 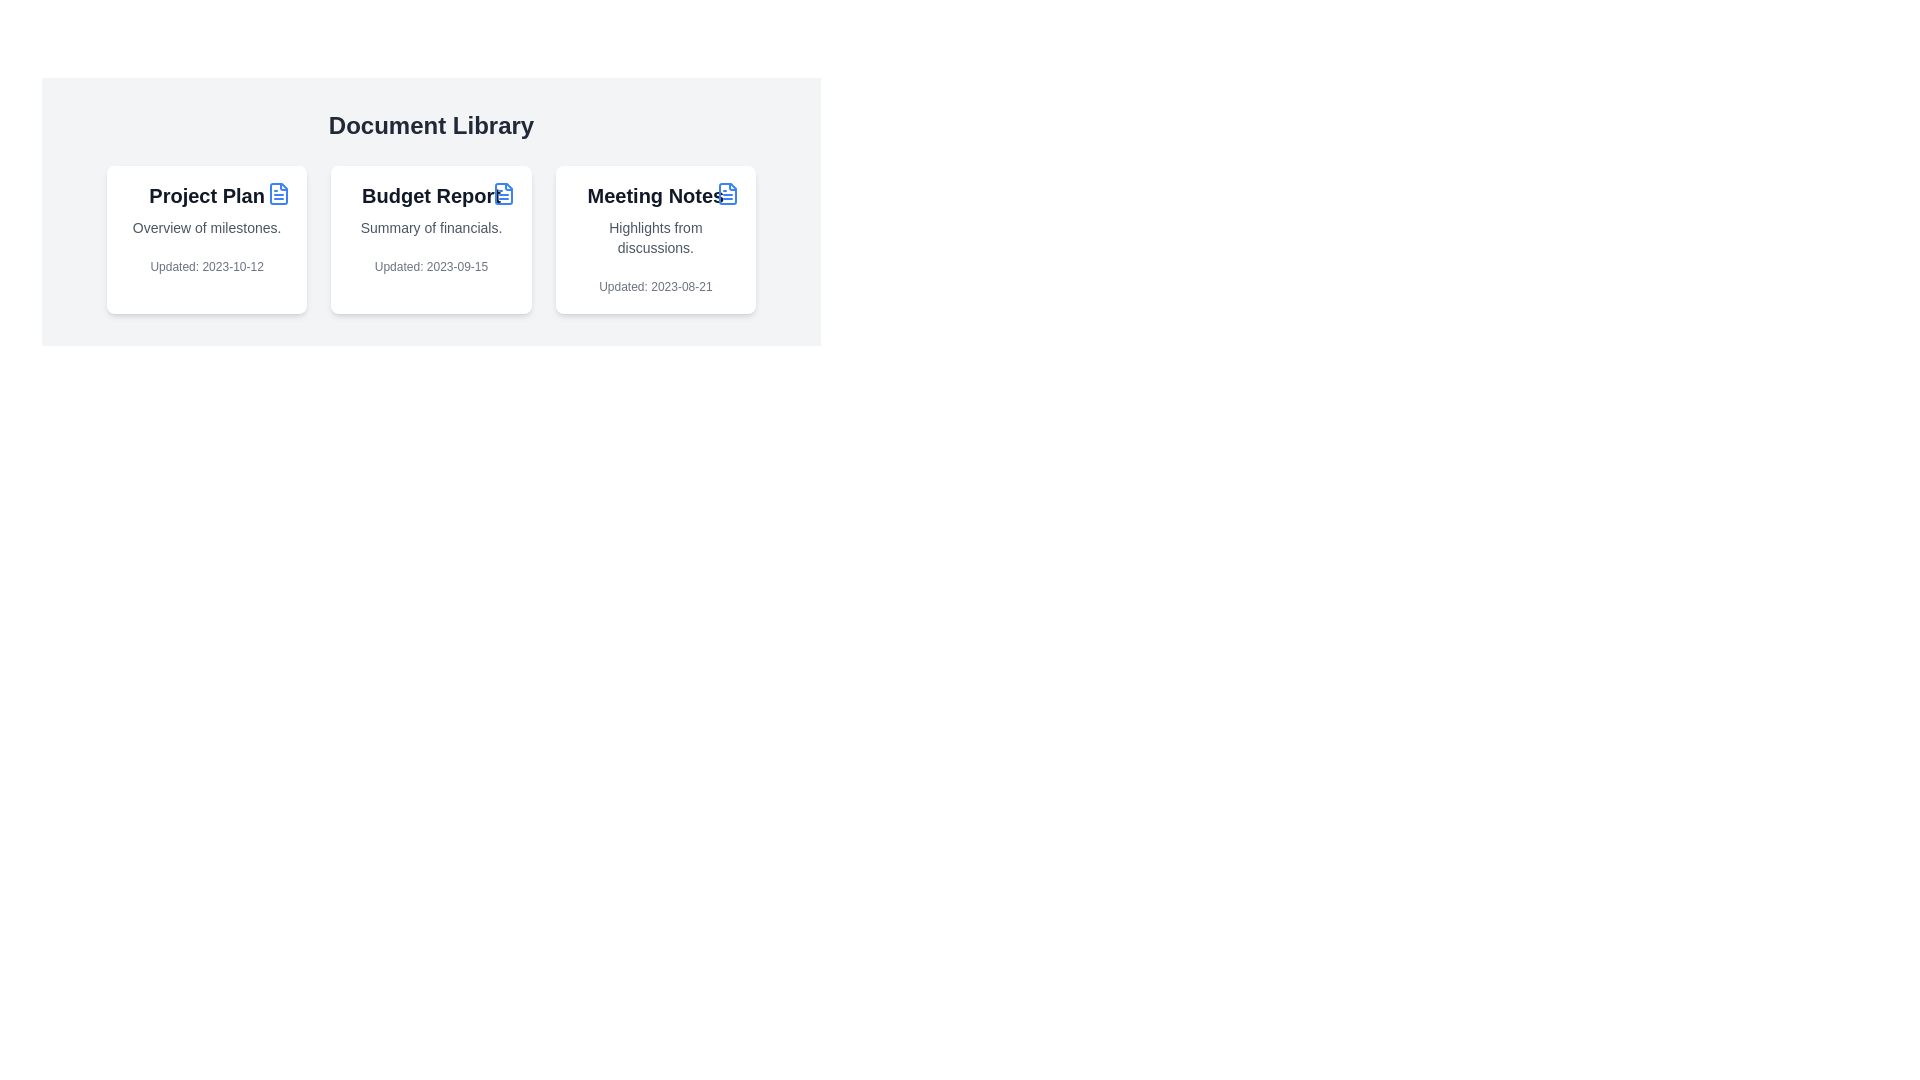 What do you see at coordinates (278, 193) in the screenshot?
I see `the document icon with a blue outline located above the title 'Project Plan' in the 'Document Library' interface` at bounding box center [278, 193].